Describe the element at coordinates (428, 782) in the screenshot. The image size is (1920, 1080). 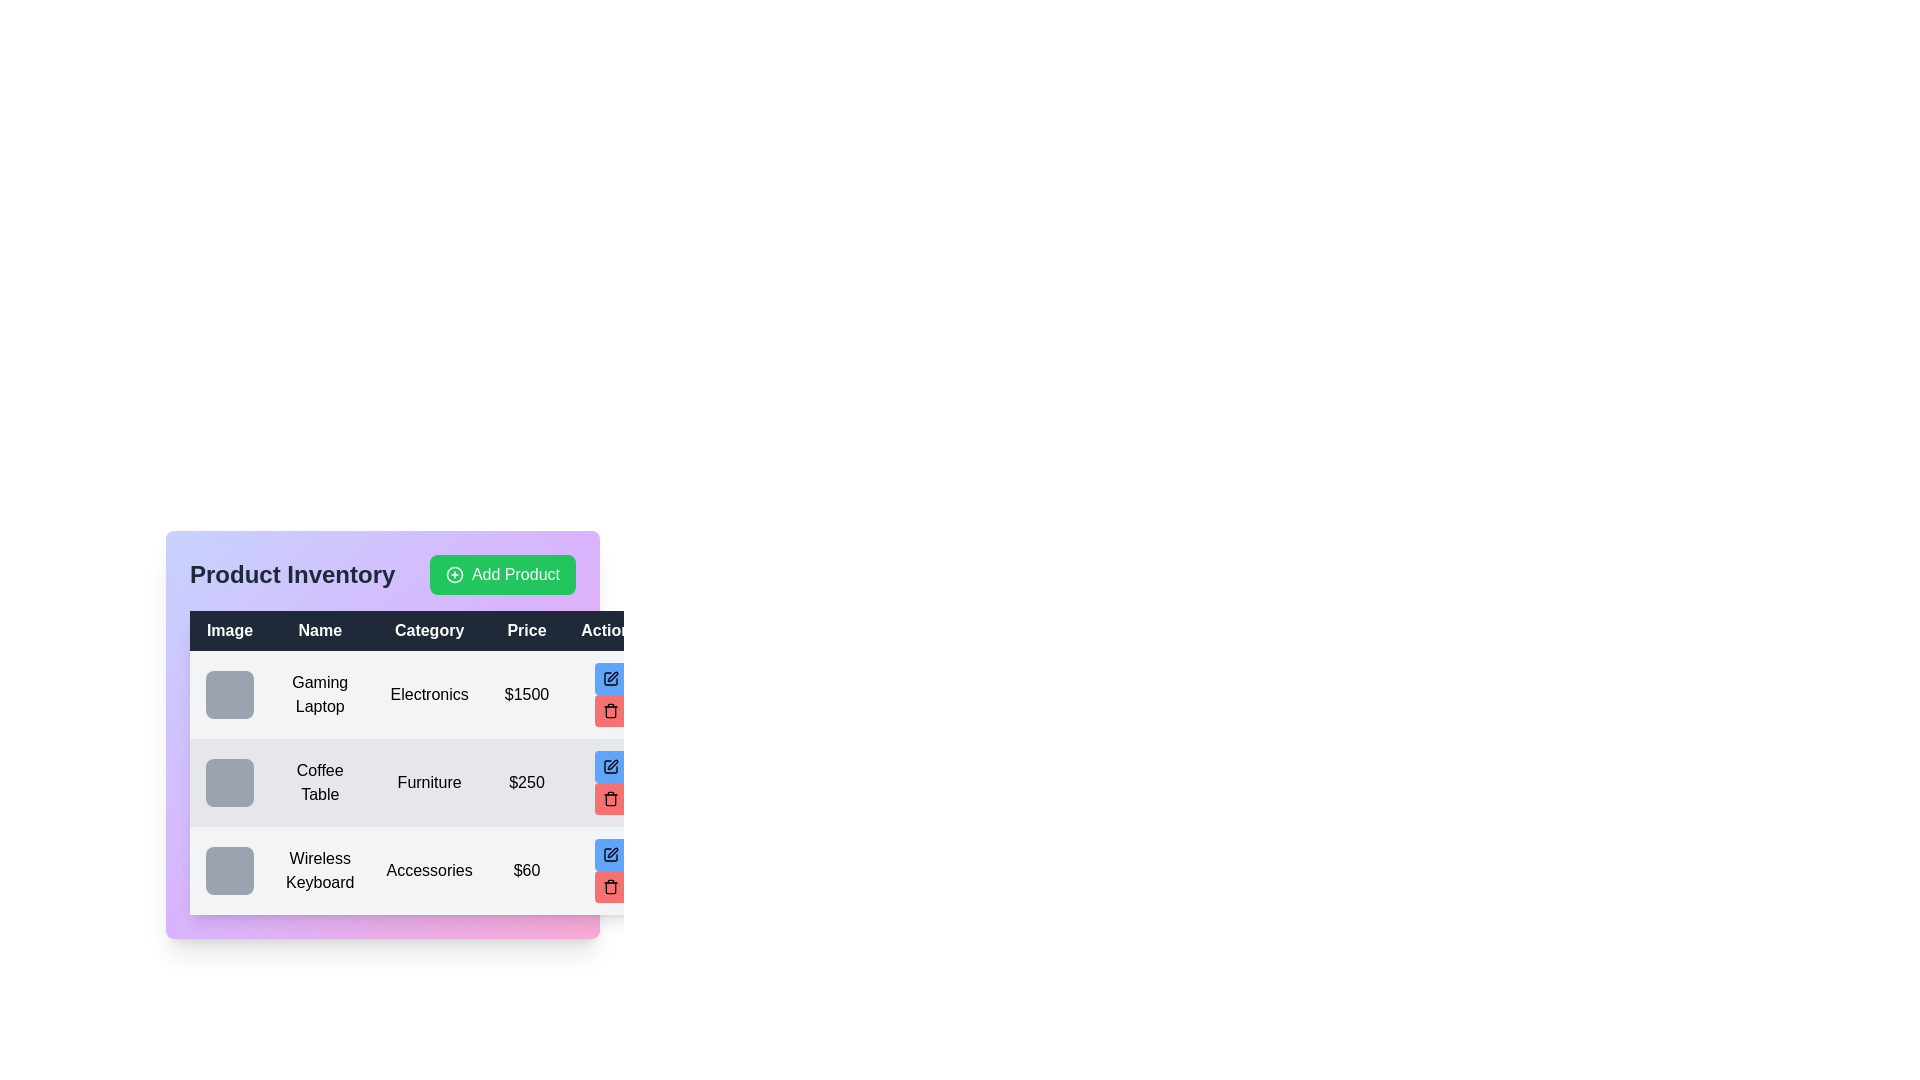
I see `the 'Coffee Table' category text label in the inventory table, located under 'Electronics' and above 'Accessories'` at that location.